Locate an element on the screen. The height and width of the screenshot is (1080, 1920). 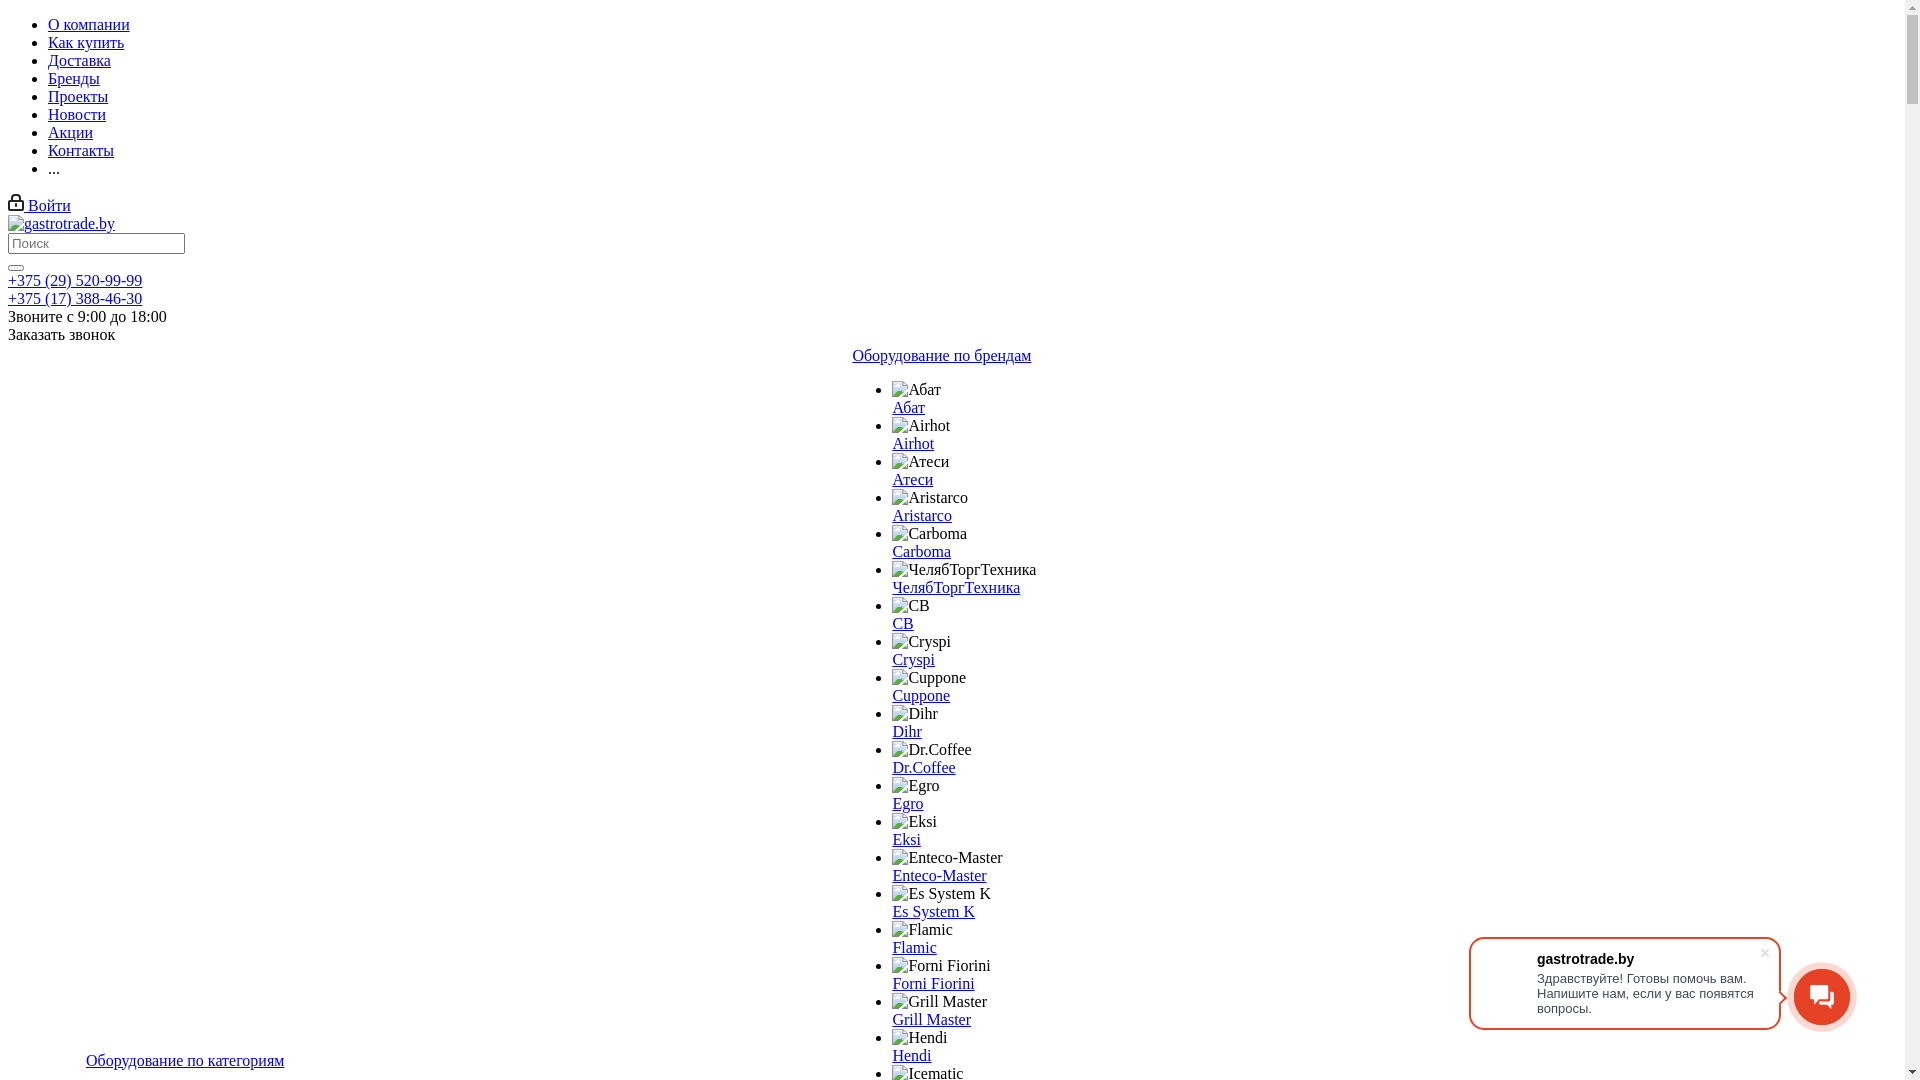
'Dr.Coffee' is located at coordinates (930, 749).